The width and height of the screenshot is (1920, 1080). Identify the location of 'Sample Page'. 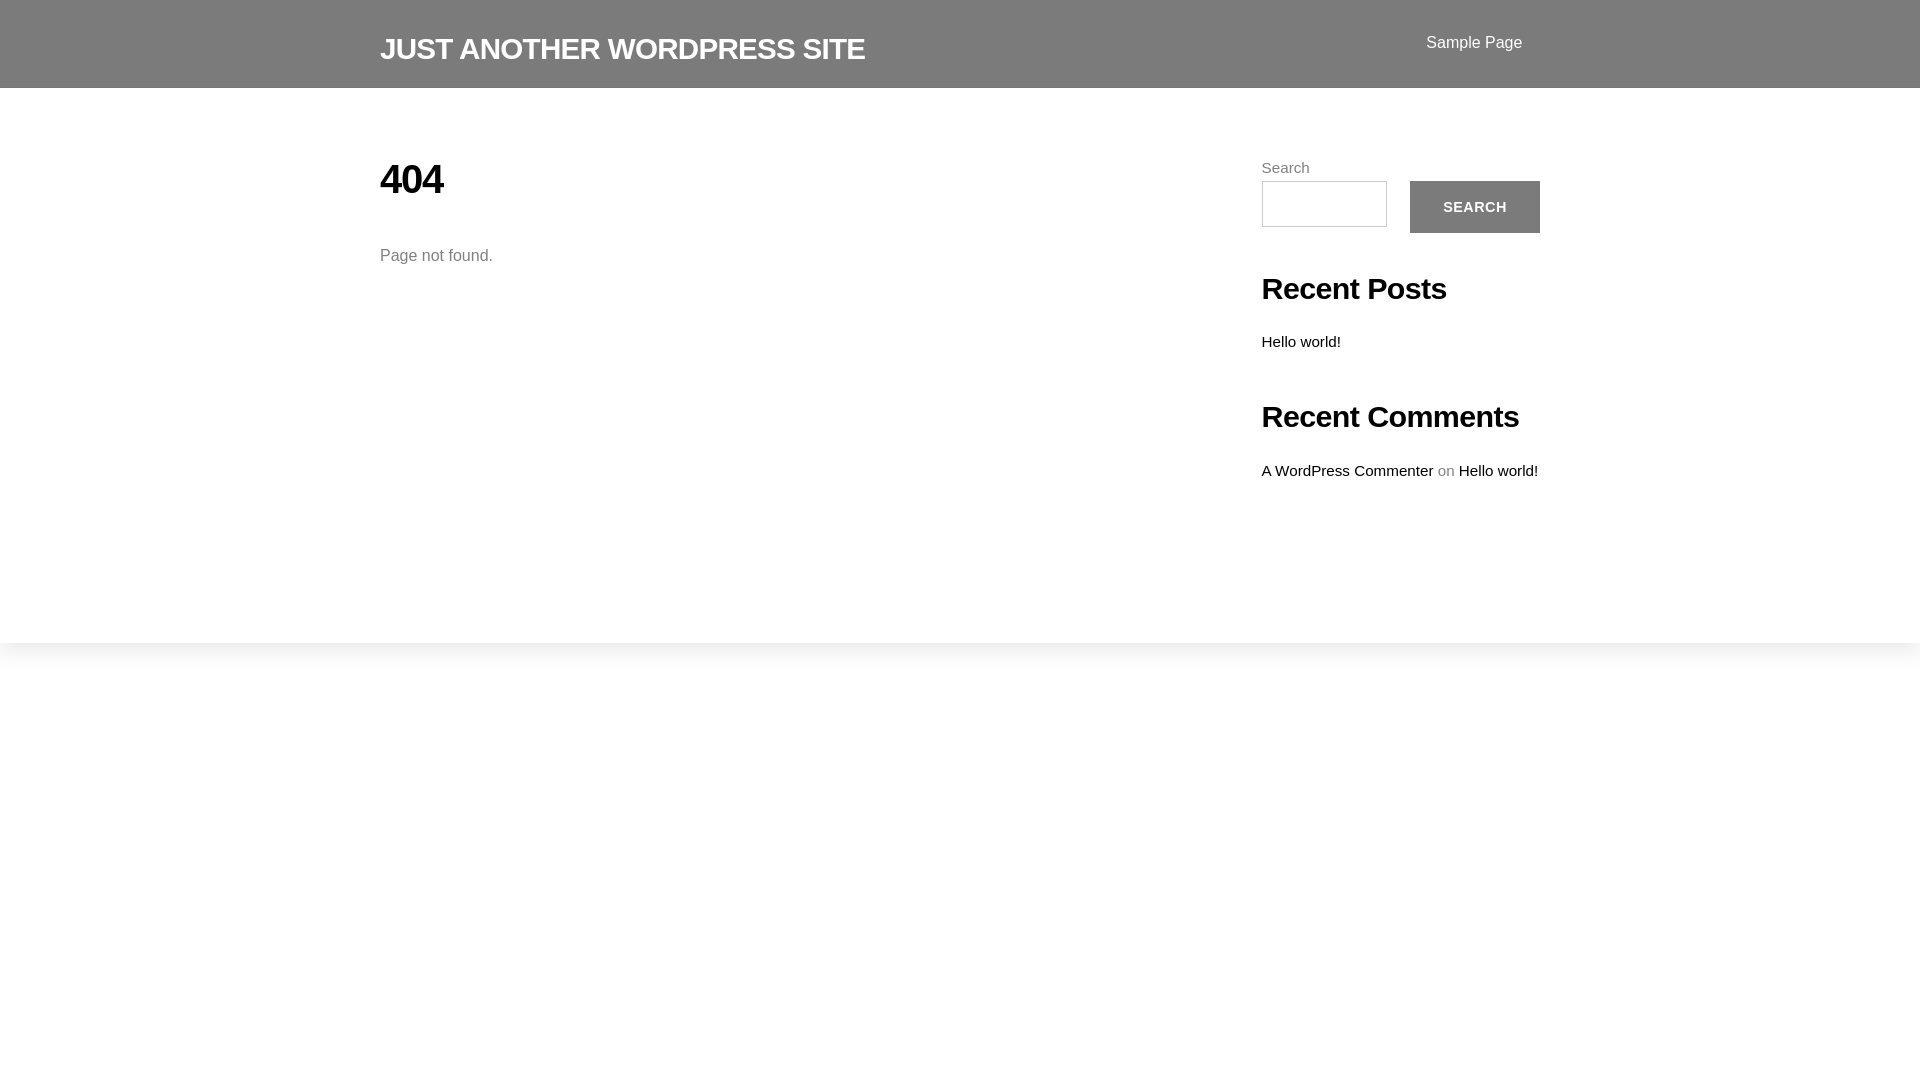
(1474, 43).